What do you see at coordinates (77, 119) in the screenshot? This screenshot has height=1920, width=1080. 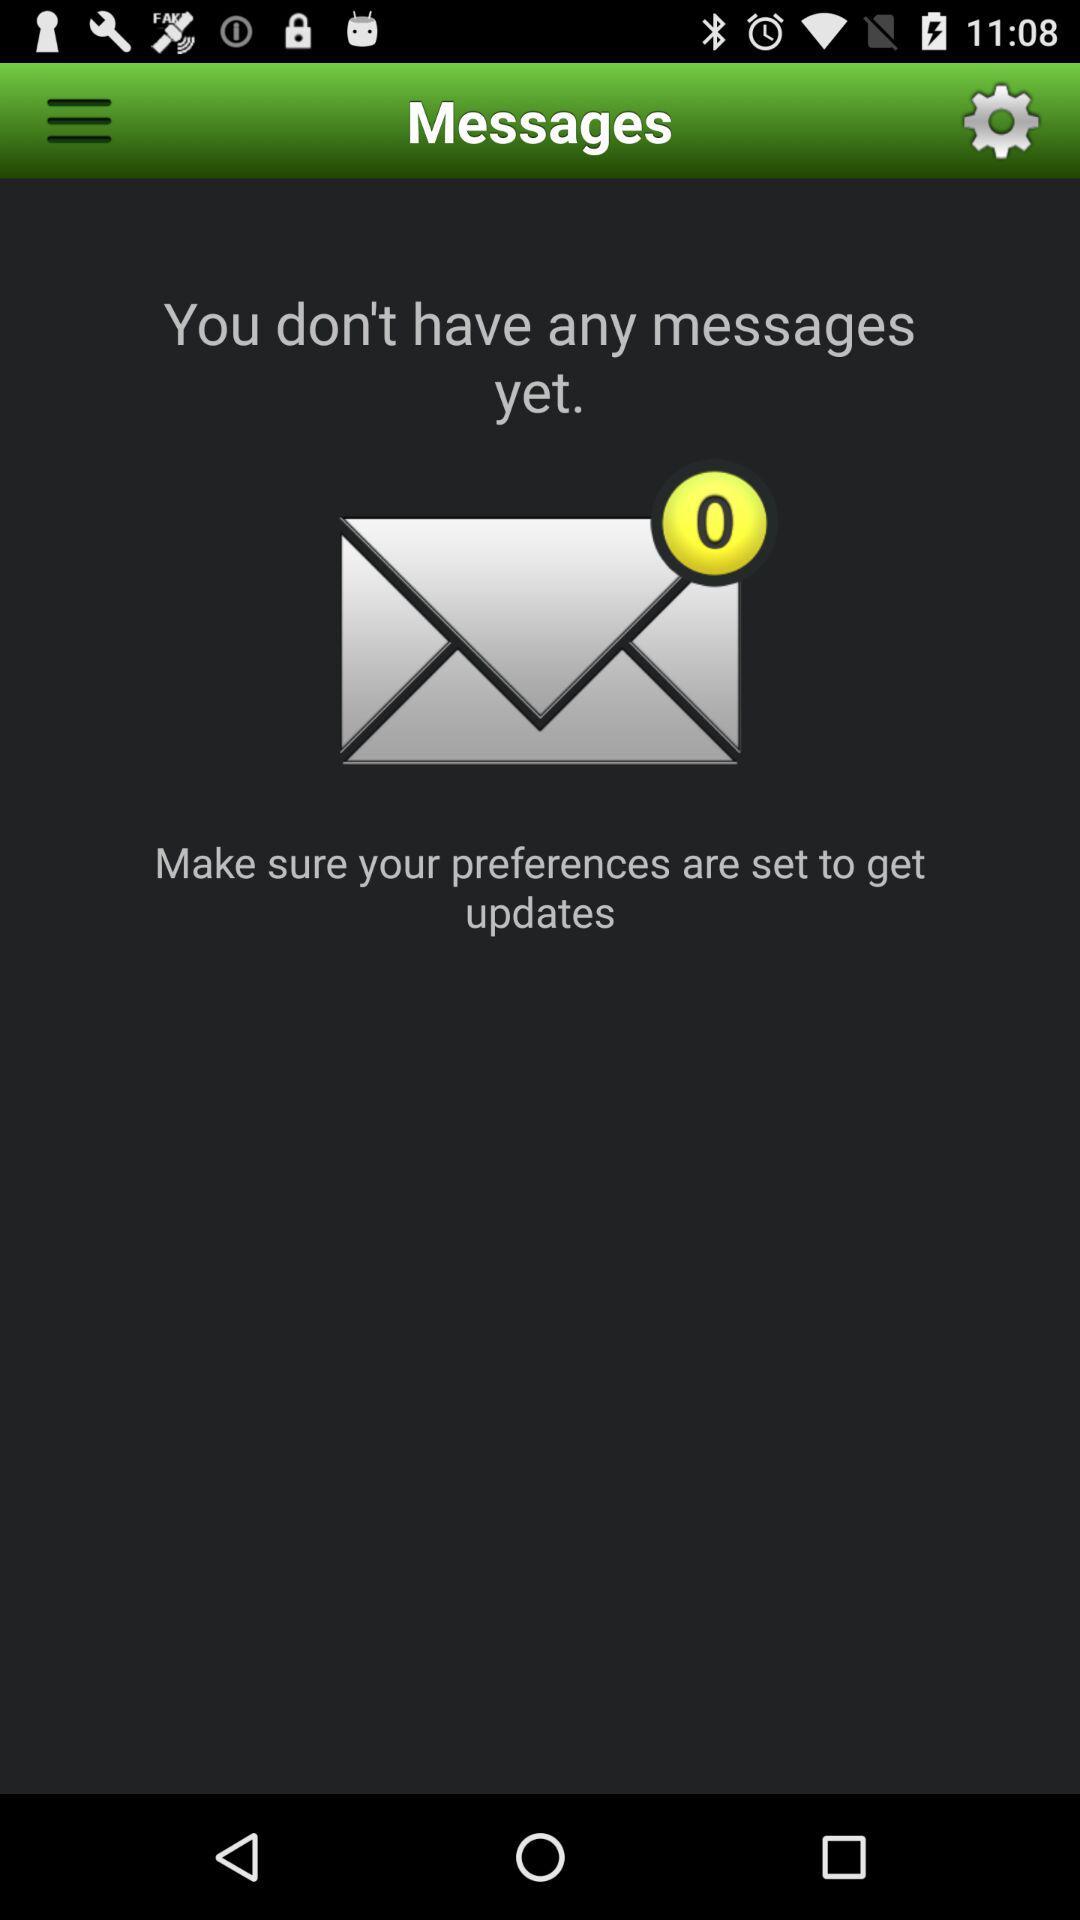 I see `item at the top left corner` at bounding box center [77, 119].